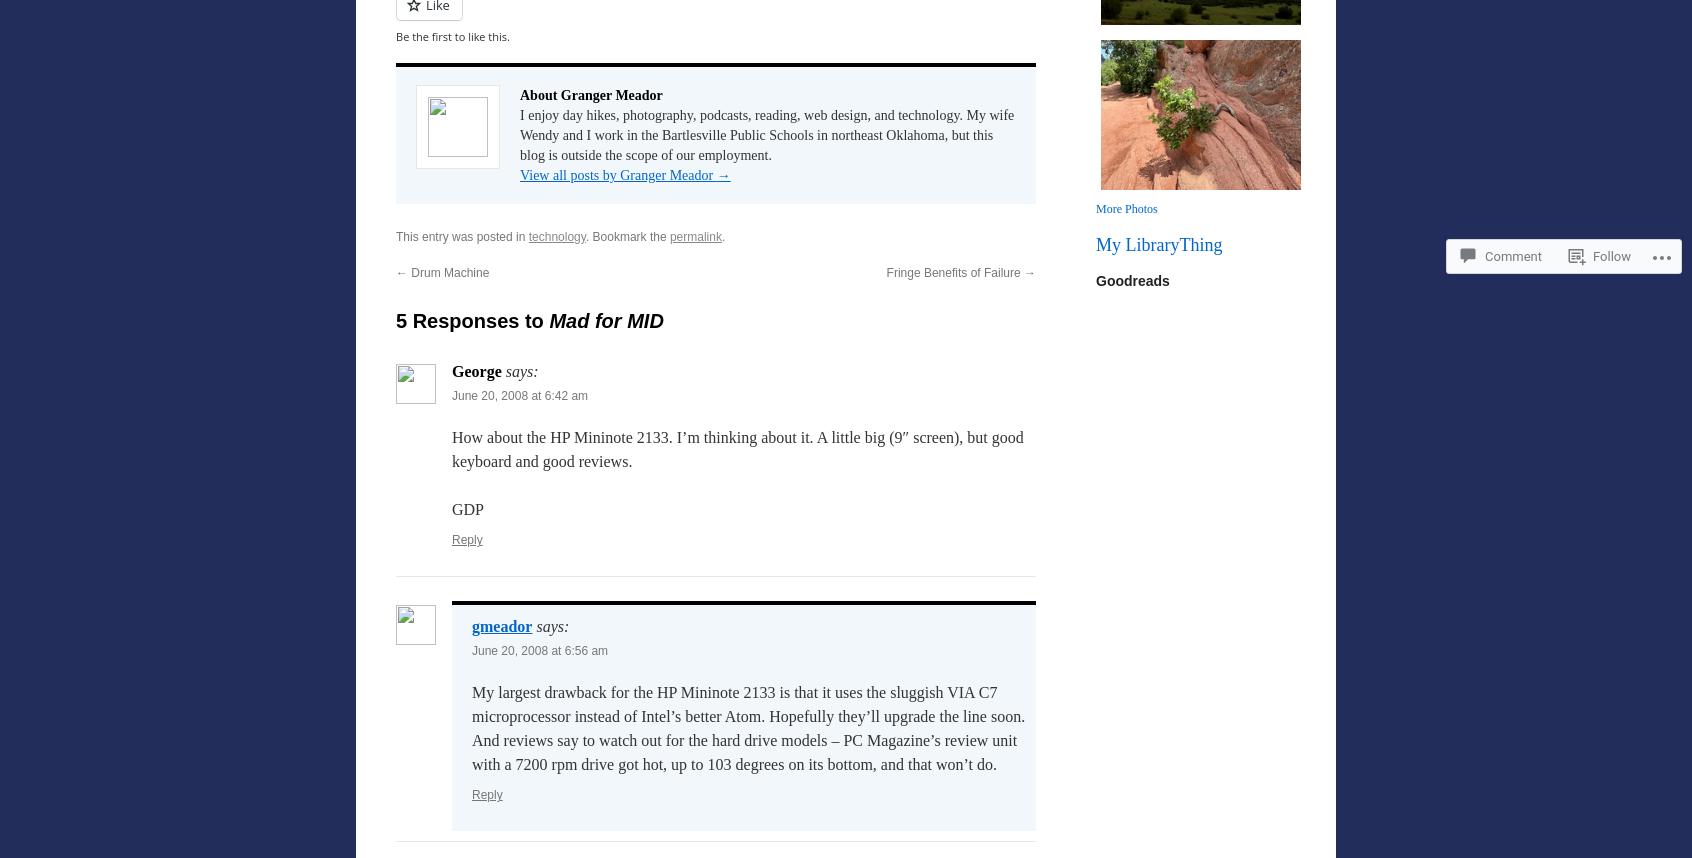 This screenshot has height=858, width=1692. What do you see at coordinates (460, 235) in the screenshot?
I see `'This entry was posted in'` at bounding box center [460, 235].